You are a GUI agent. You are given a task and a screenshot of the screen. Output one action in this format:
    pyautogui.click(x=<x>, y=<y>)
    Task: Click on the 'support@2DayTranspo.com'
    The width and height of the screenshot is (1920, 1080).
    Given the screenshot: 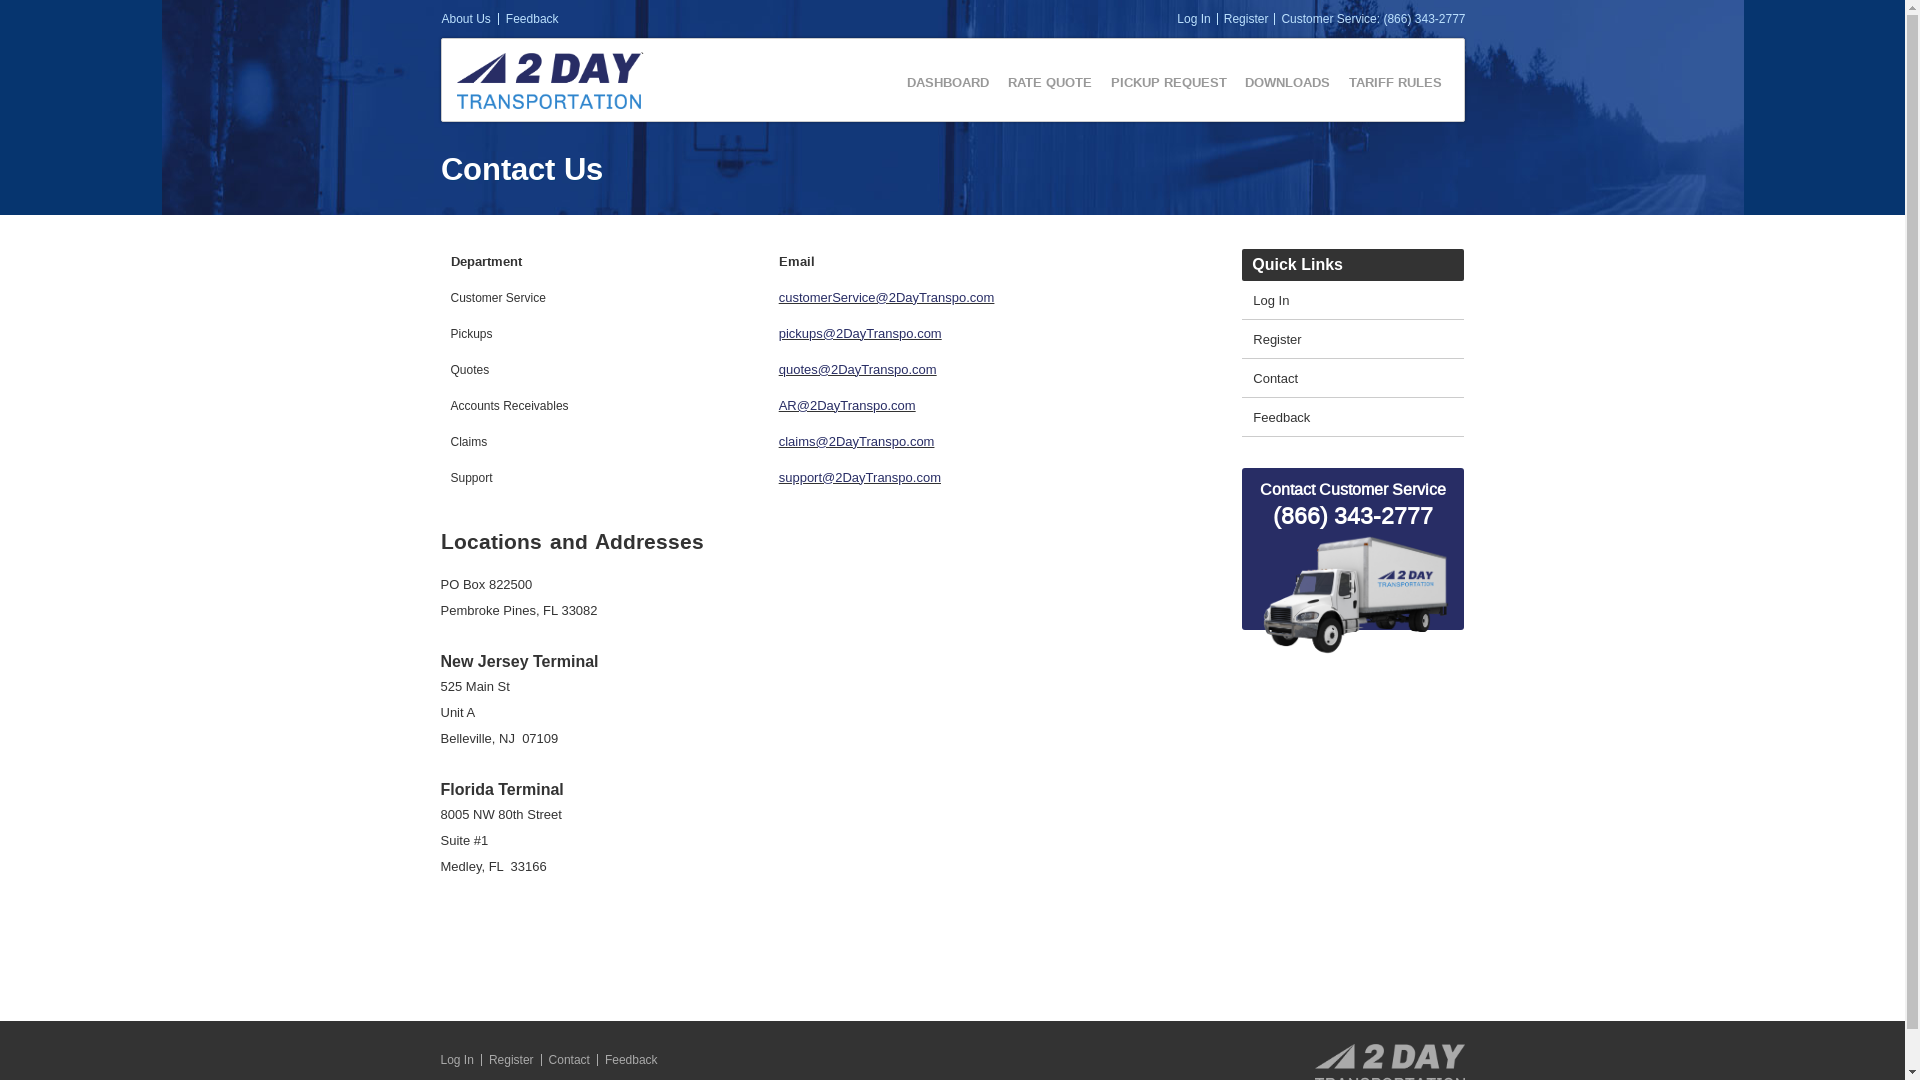 What is the action you would take?
    pyautogui.click(x=859, y=477)
    